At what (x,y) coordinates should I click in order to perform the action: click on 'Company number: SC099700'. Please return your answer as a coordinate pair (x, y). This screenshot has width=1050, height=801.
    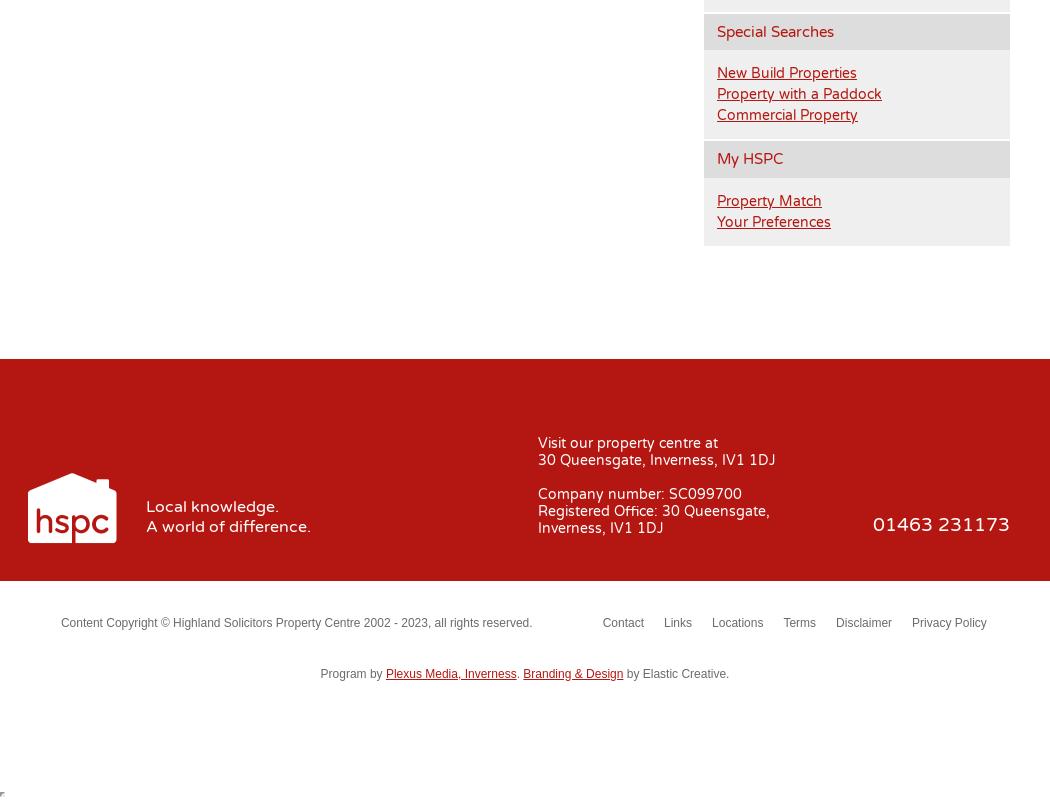
    Looking at the image, I should click on (638, 492).